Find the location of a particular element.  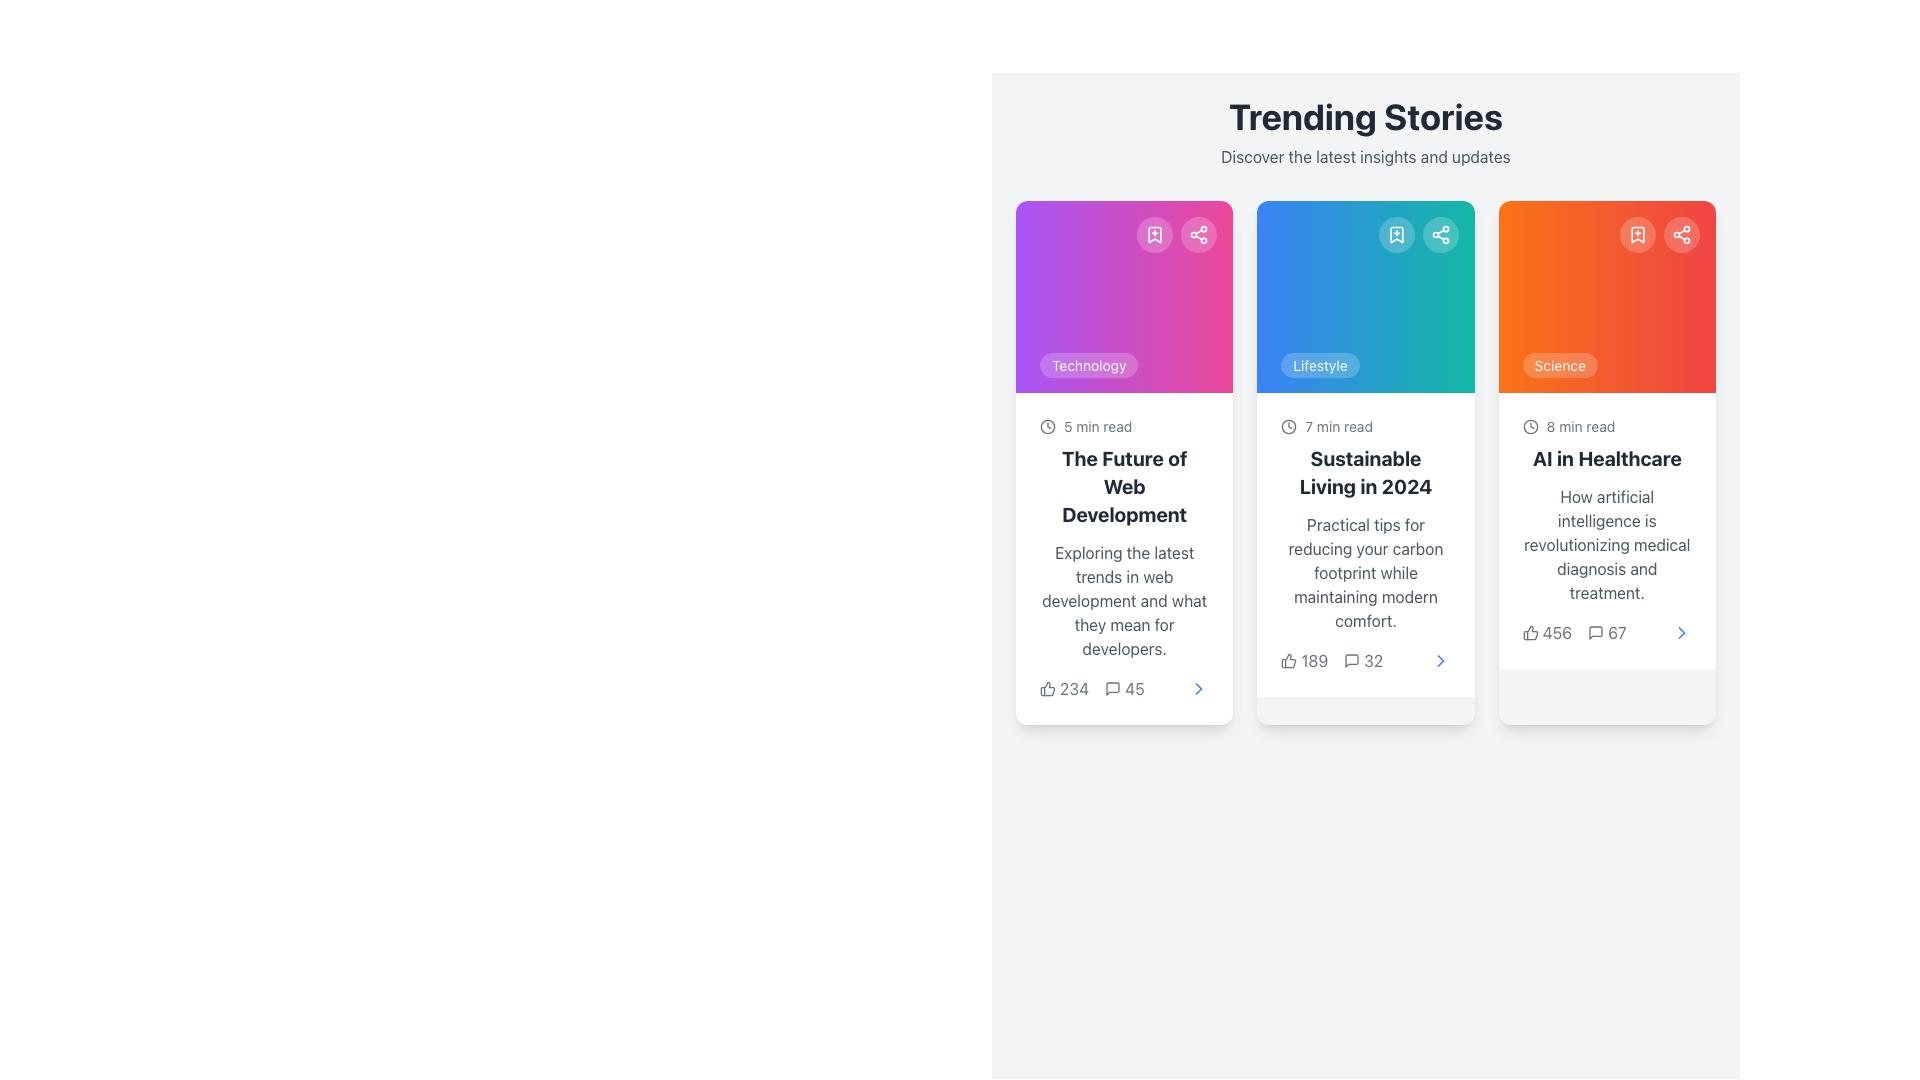

numerical value displayed by the Text element showing the number of likes or approvals for the associated topic, located at the bottom of the middle card, to the left of the statistic marked '32' is located at coordinates (1304, 660).